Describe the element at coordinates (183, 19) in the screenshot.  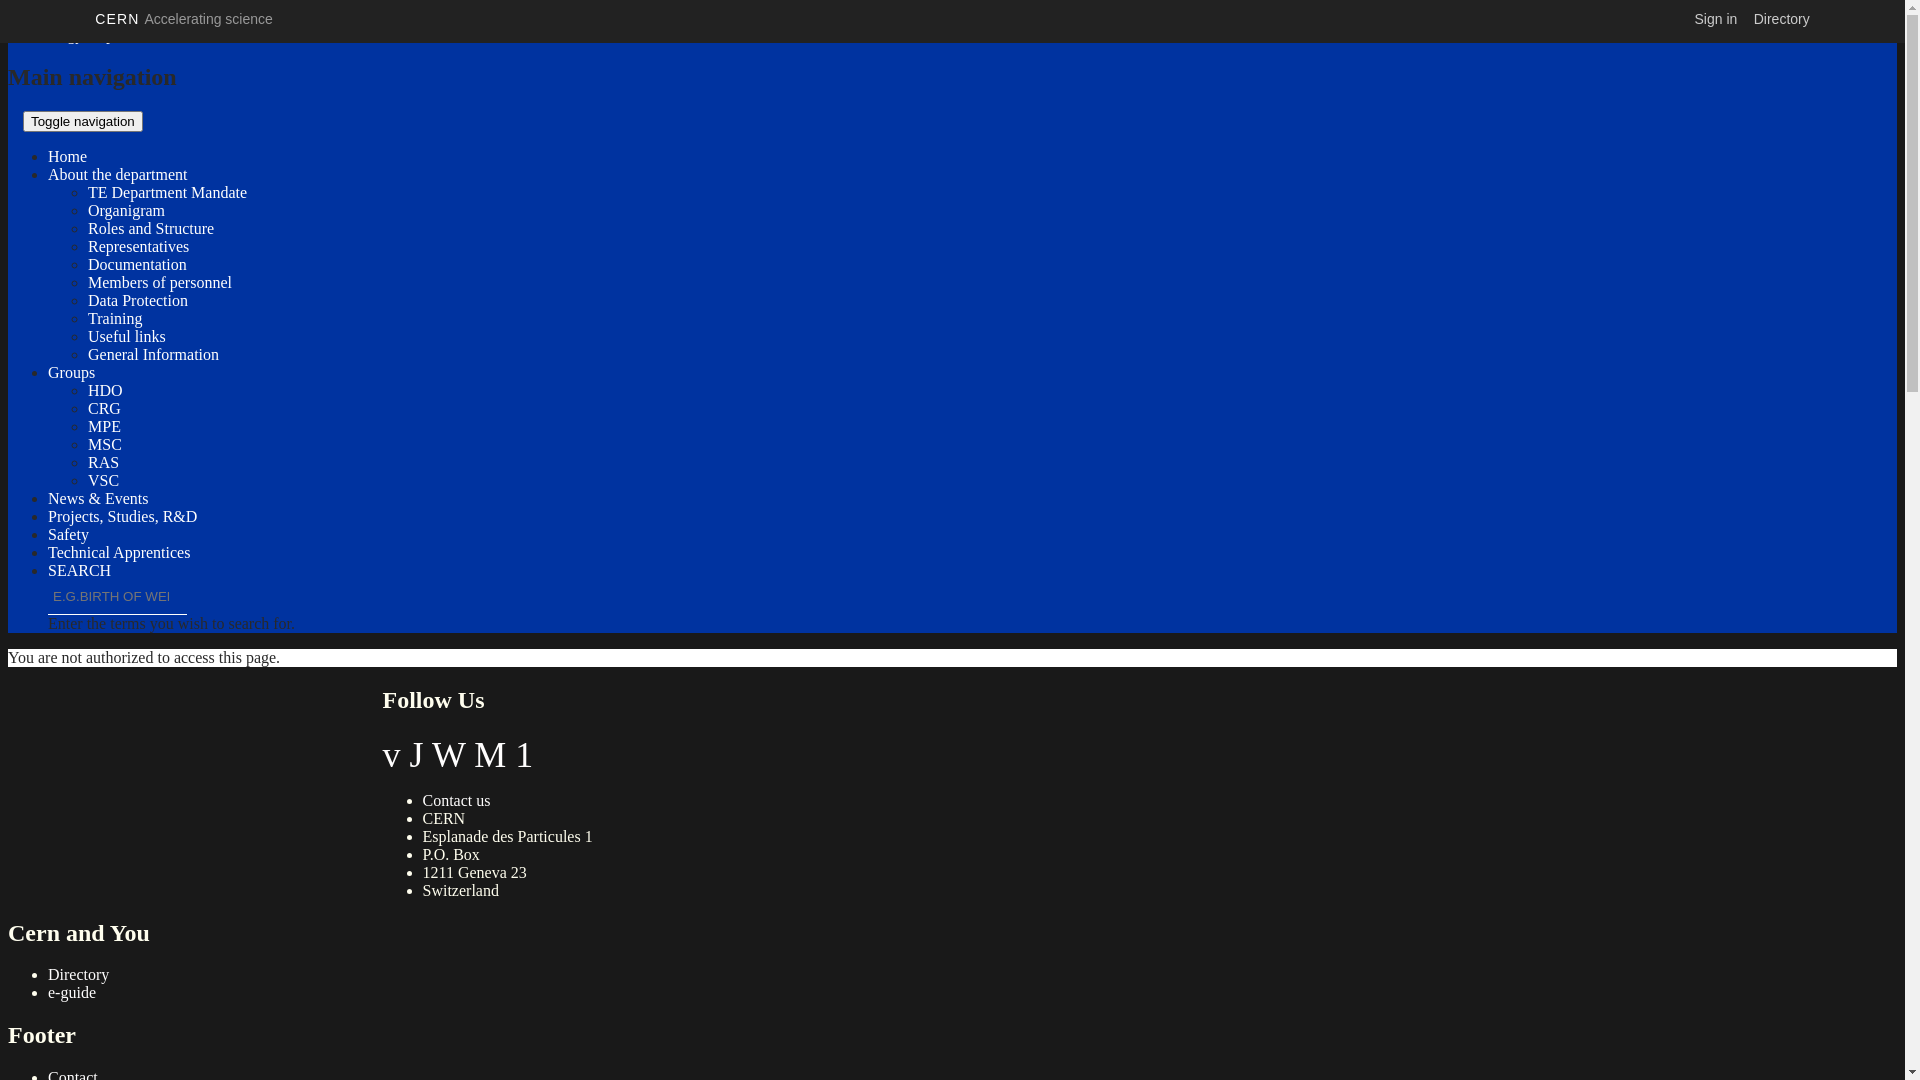
I see `'CERN Accelerating science'` at that location.